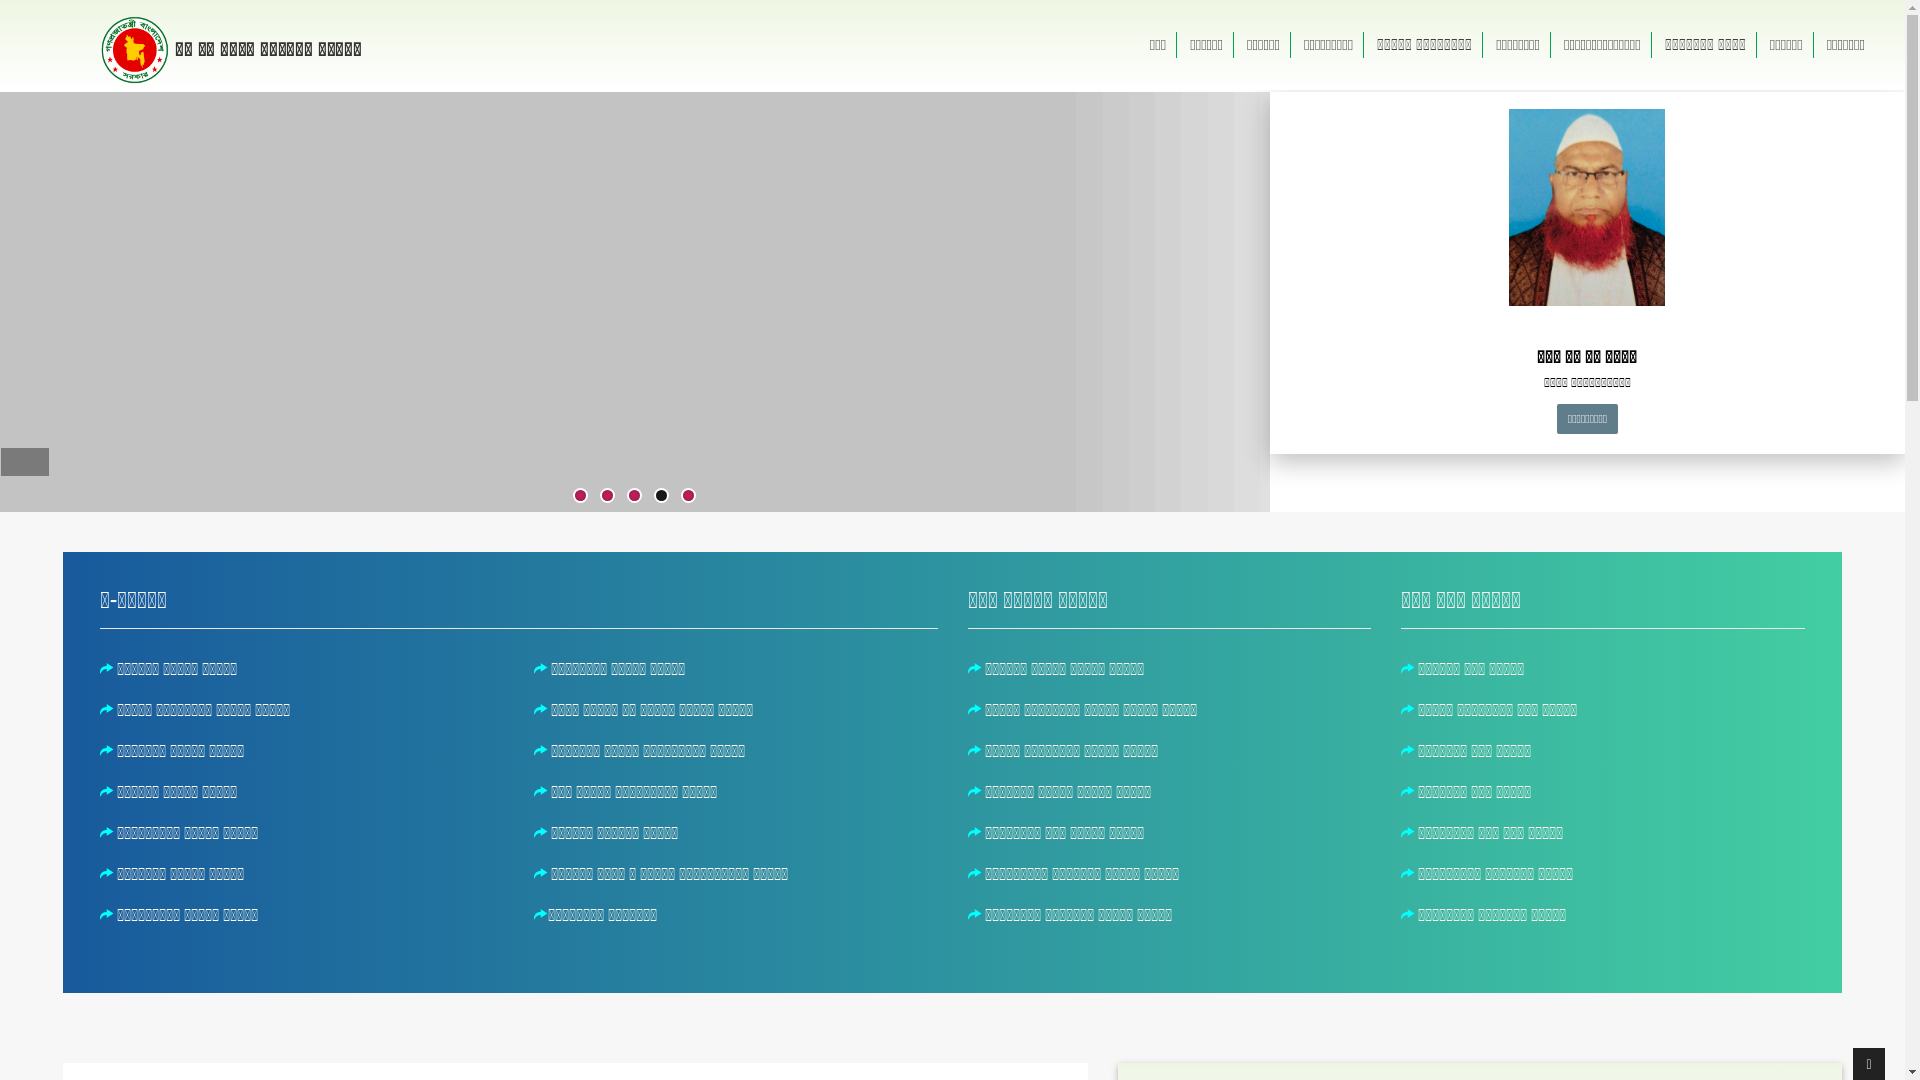  Describe the element at coordinates (633, 495) in the screenshot. I see `'3'` at that location.